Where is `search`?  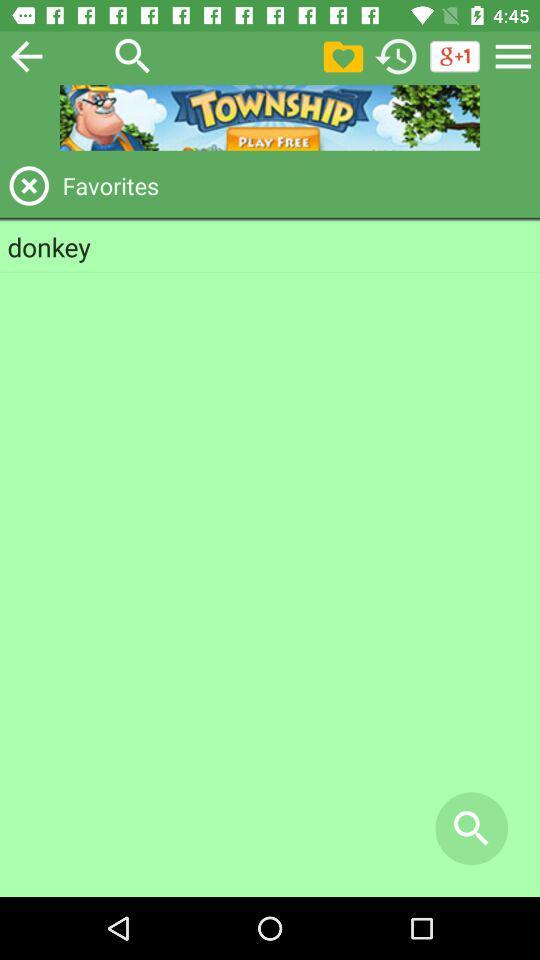
search is located at coordinates (133, 55).